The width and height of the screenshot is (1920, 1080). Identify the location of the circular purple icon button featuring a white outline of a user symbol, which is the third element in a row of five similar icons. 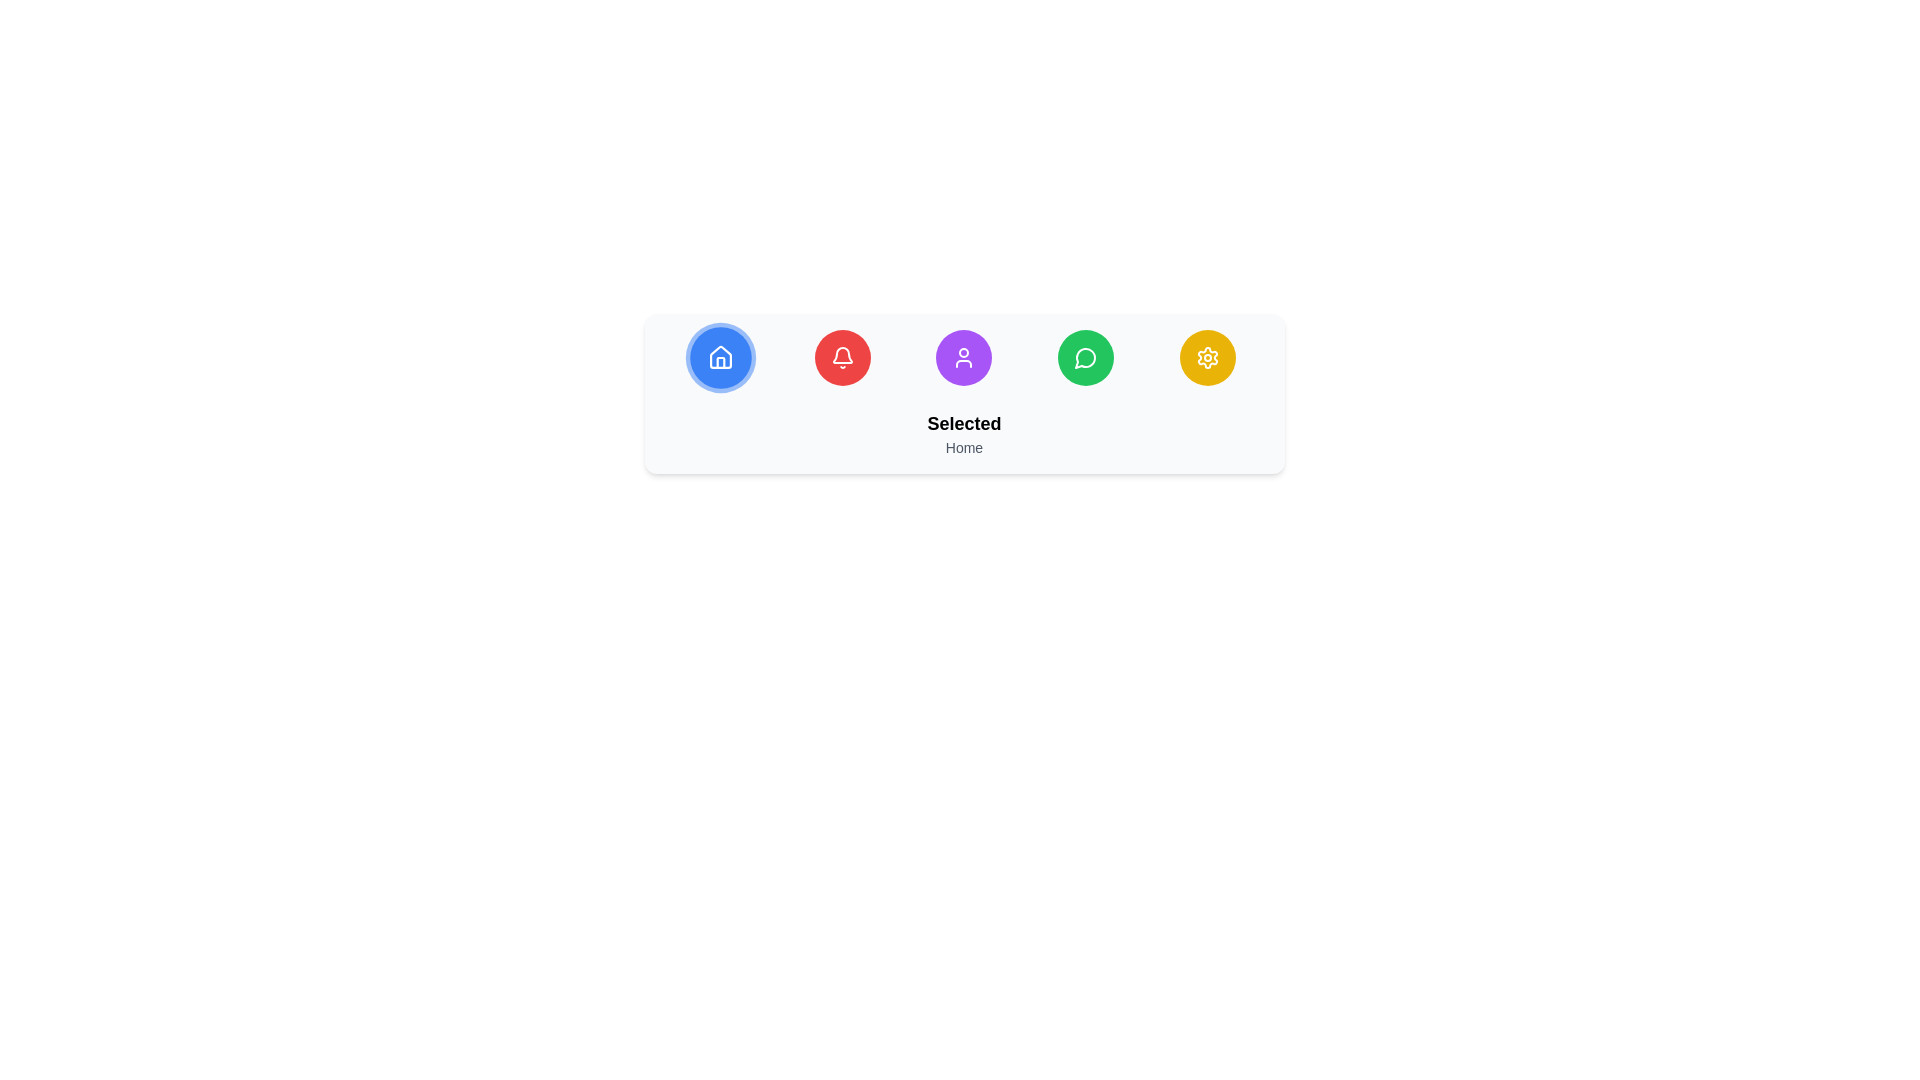
(964, 357).